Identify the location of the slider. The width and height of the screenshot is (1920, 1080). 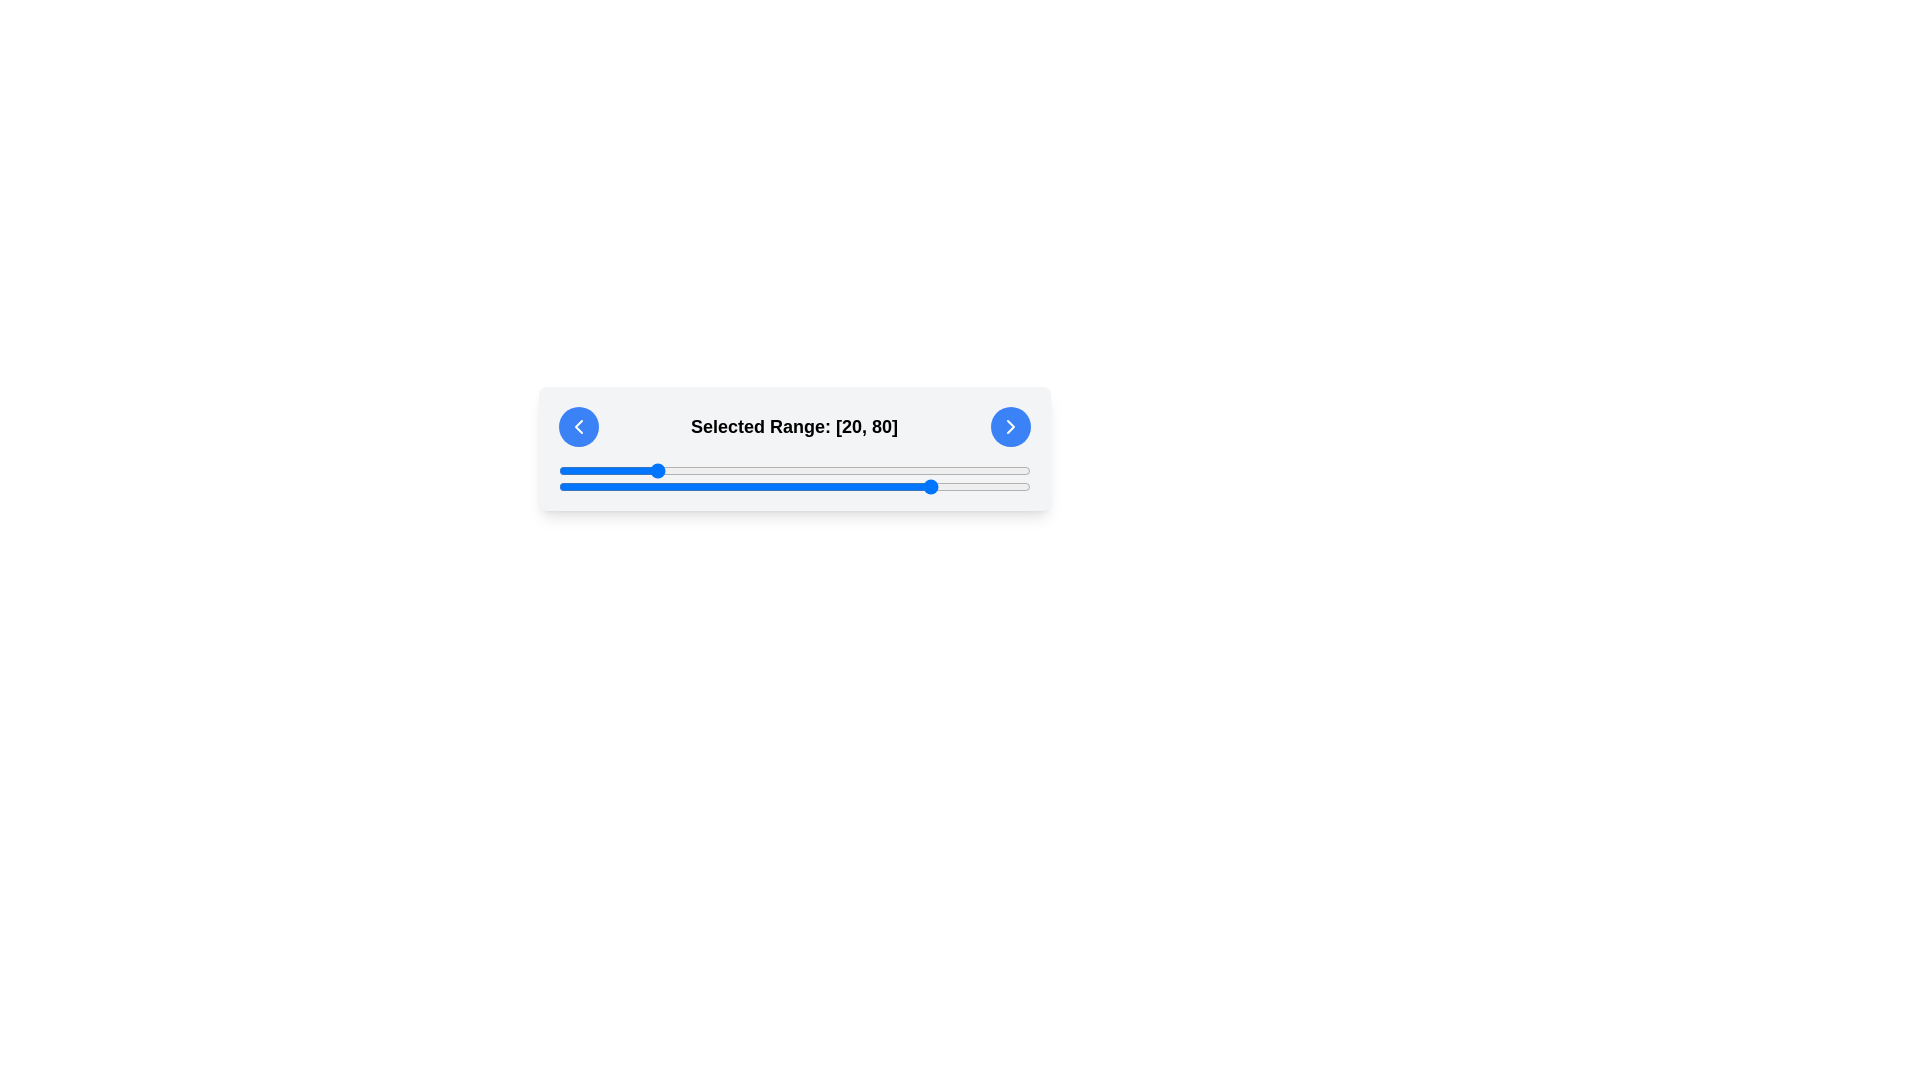
(585, 486).